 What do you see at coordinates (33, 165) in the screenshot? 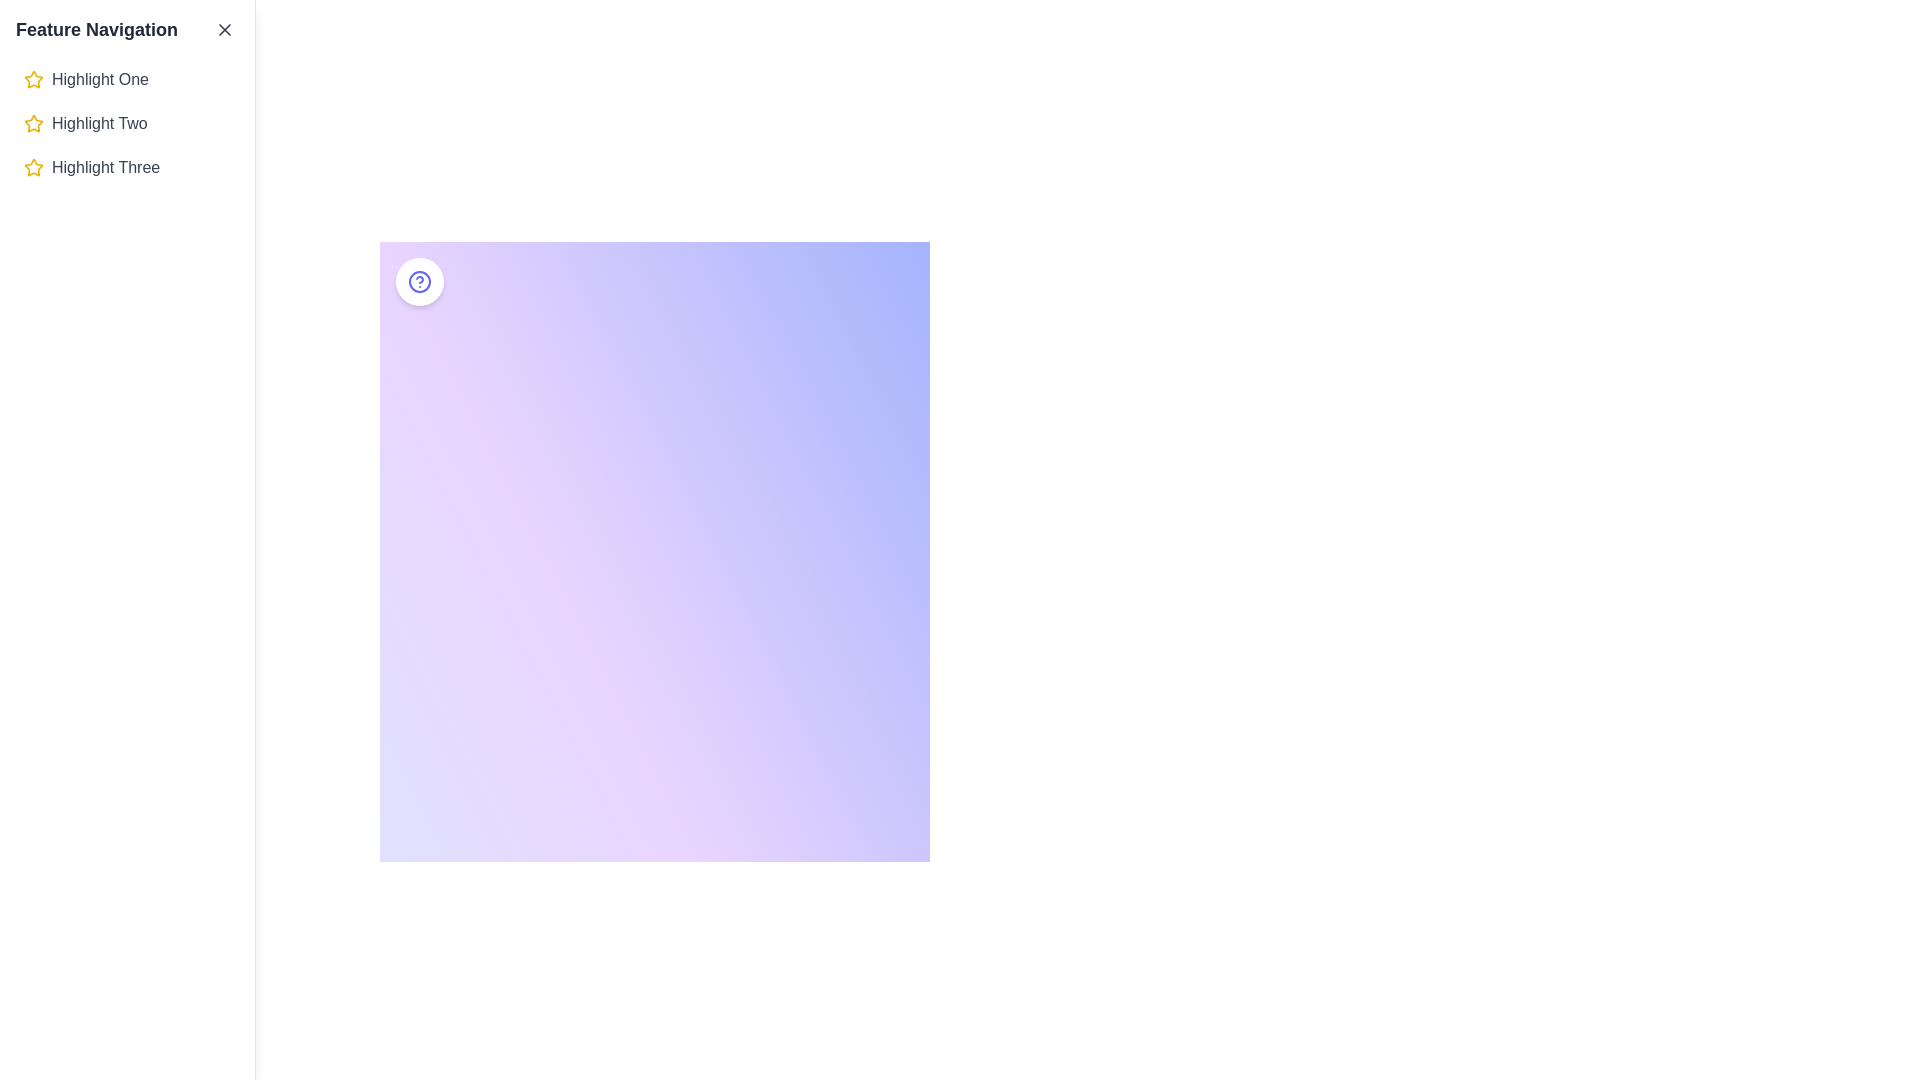
I see `the star icon located in the 'Feature Navigation' panel` at bounding box center [33, 165].